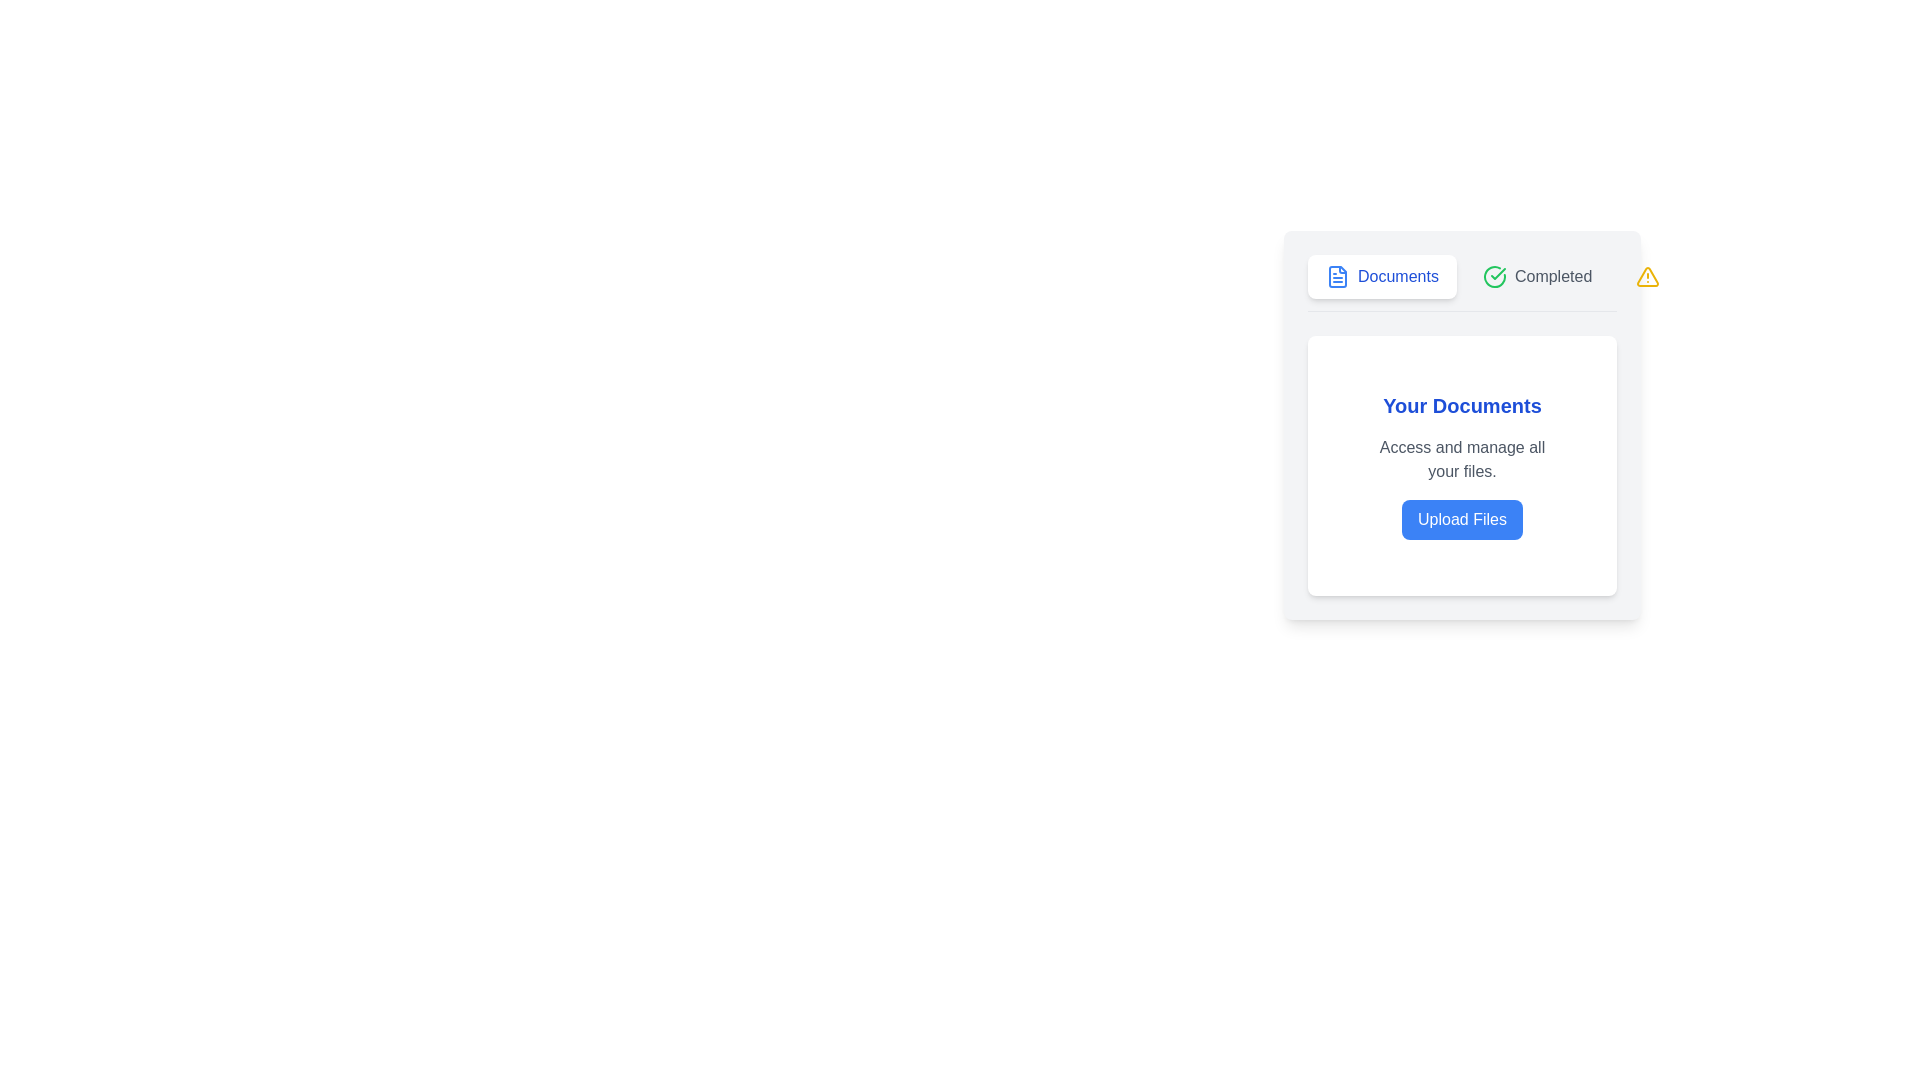 This screenshot has height=1080, width=1920. Describe the element at coordinates (1462, 283) in the screenshot. I see `the 'Documents' link in the navigation bar` at that location.